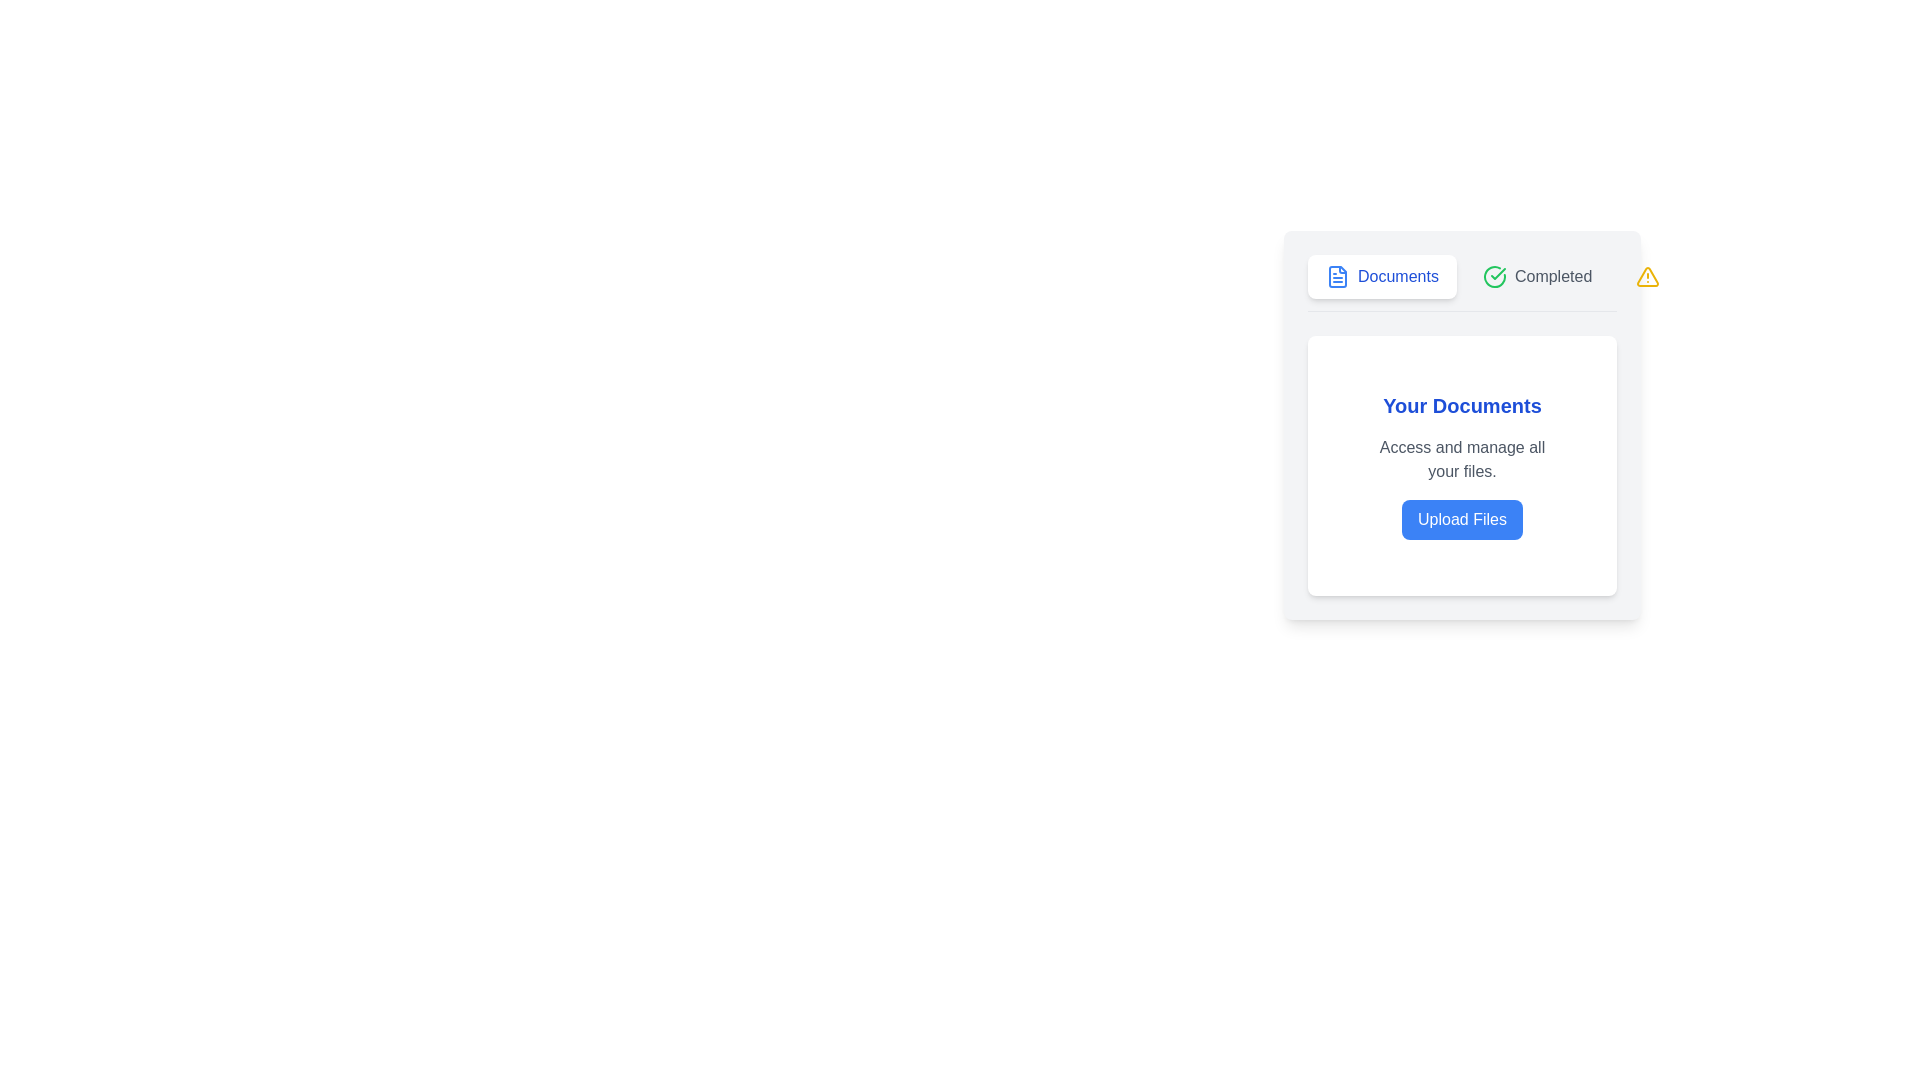 This screenshot has height=1080, width=1920. Describe the element at coordinates (1462, 283) in the screenshot. I see `the 'Documents' link in the navigation bar` at that location.